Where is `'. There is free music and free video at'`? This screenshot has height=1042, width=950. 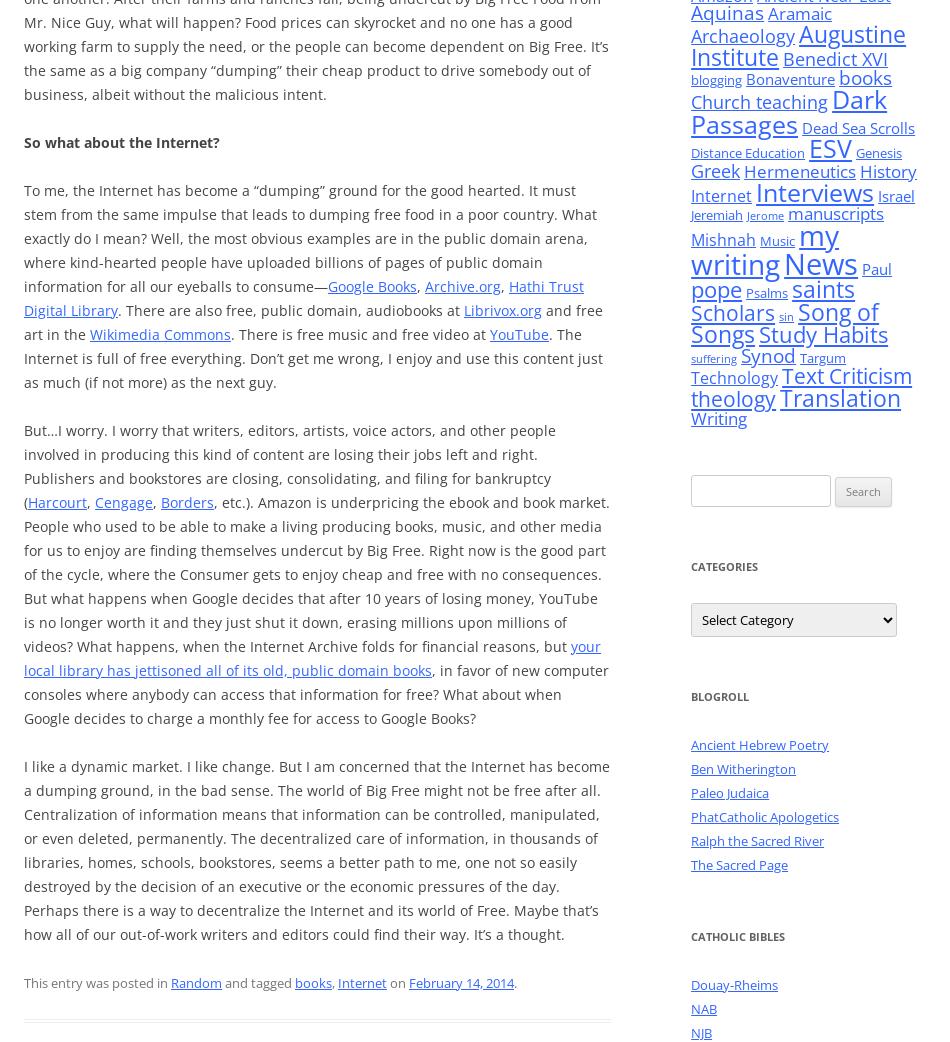 '. There is free music and free video at' is located at coordinates (359, 333).